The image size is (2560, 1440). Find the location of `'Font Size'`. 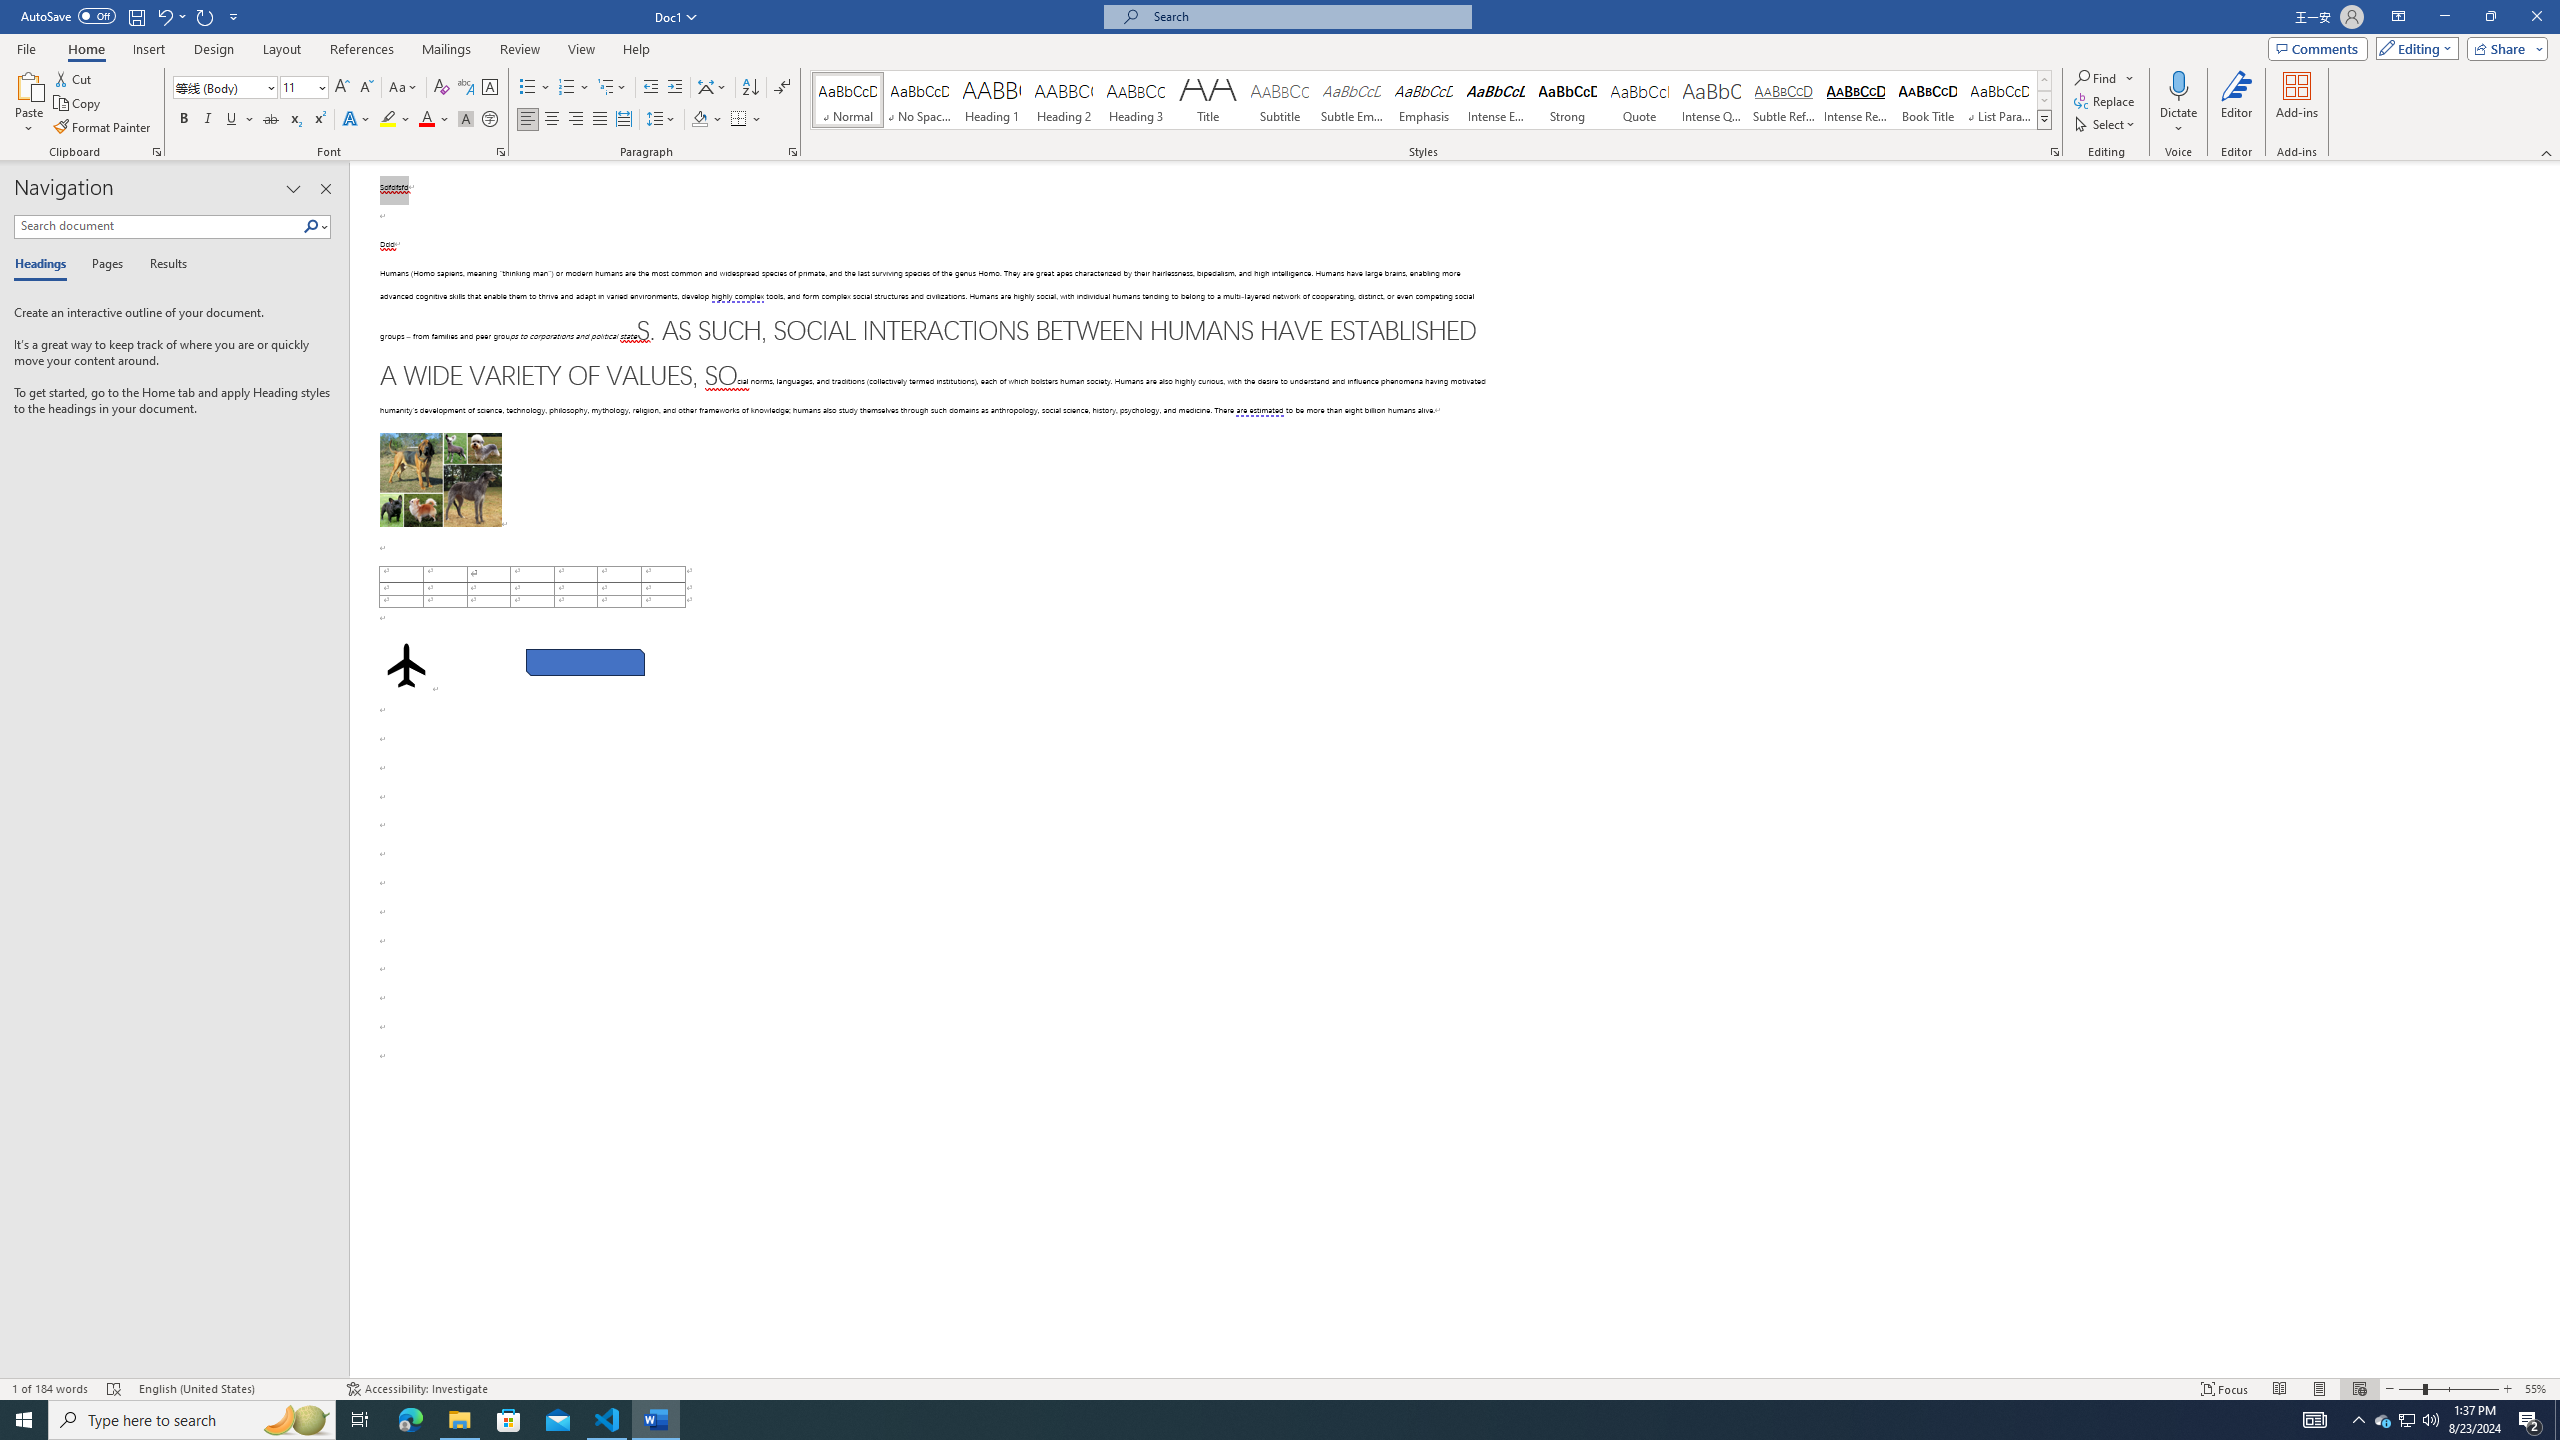

'Font Size' is located at coordinates (303, 87).